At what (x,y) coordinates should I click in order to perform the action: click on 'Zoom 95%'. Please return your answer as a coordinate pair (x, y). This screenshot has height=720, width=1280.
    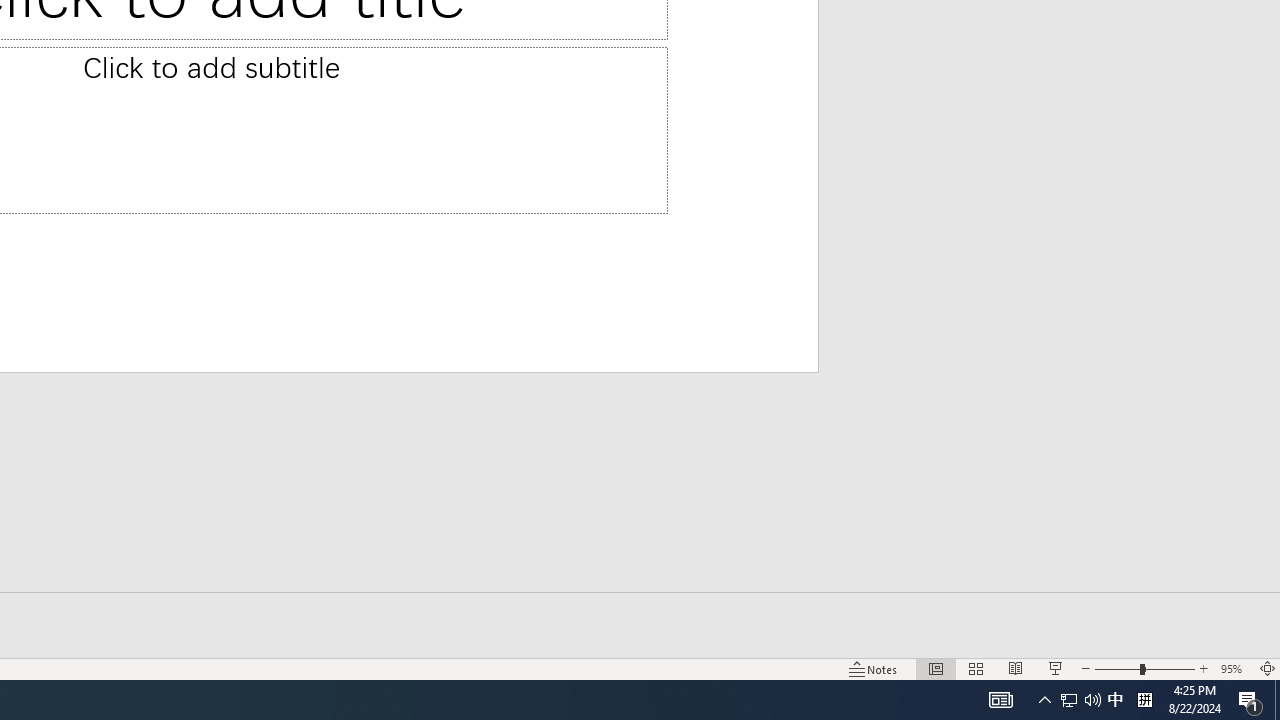
    Looking at the image, I should click on (1233, 669).